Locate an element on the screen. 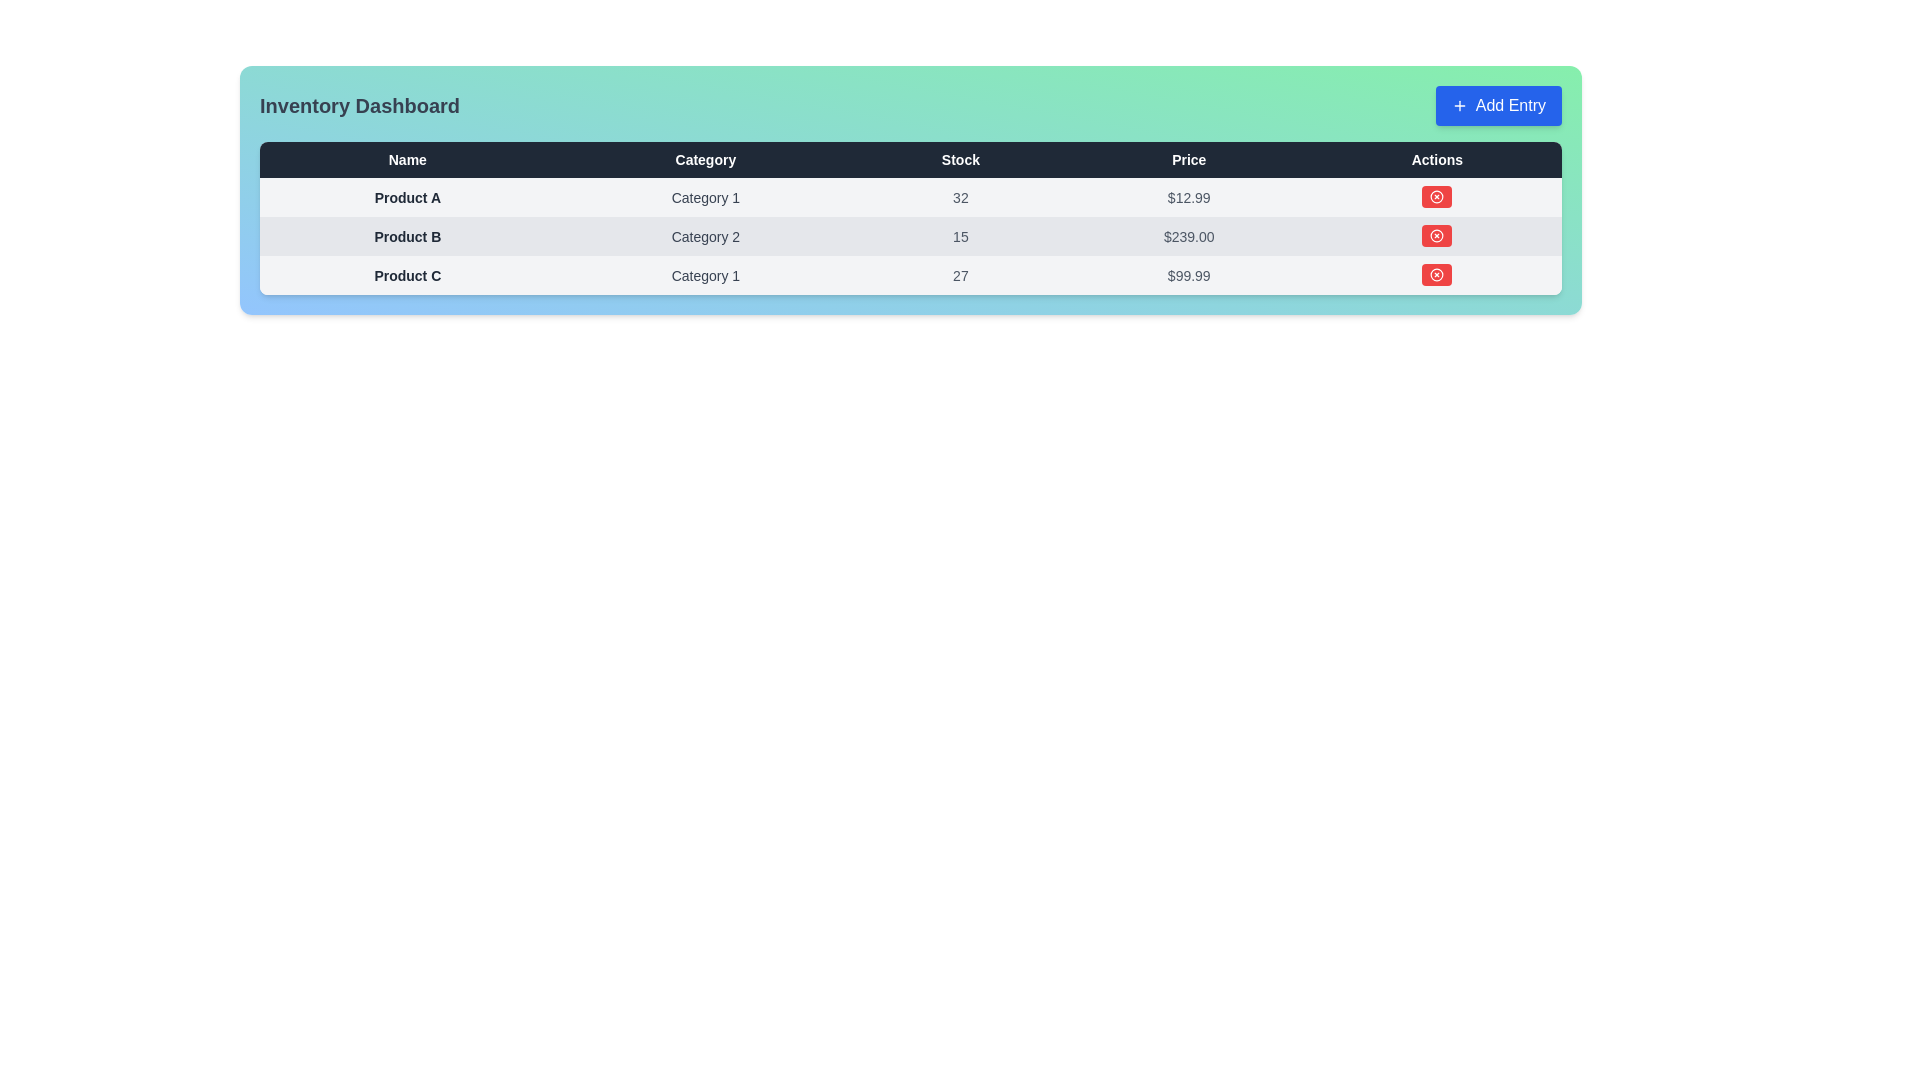 The height and width of the screenshot is (1080, 1920). the non-interactive Text Display element that shows stock quantity, located in the middle of the second row under the 'Stock' column is located at coordinates (960, 197).